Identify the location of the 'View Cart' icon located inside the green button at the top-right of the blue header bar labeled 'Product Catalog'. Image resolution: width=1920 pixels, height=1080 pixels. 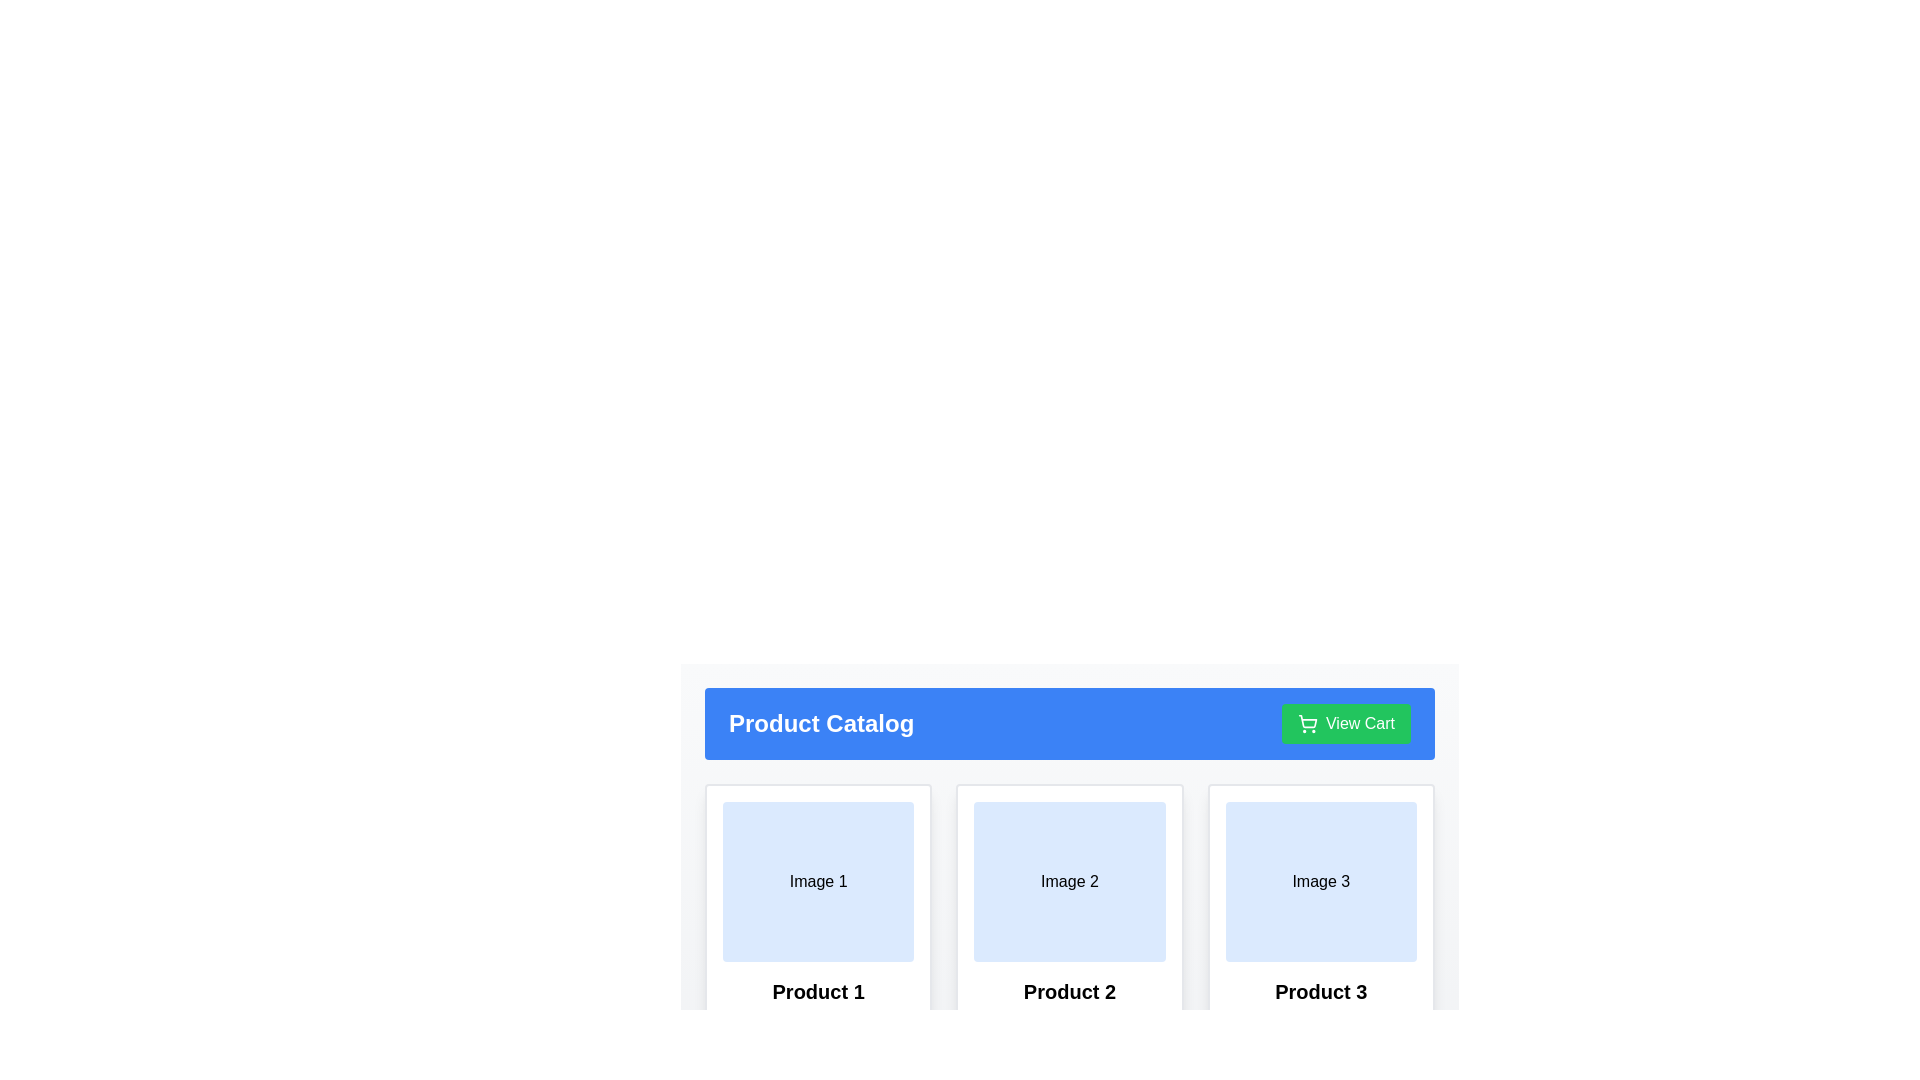
(1307, 724).